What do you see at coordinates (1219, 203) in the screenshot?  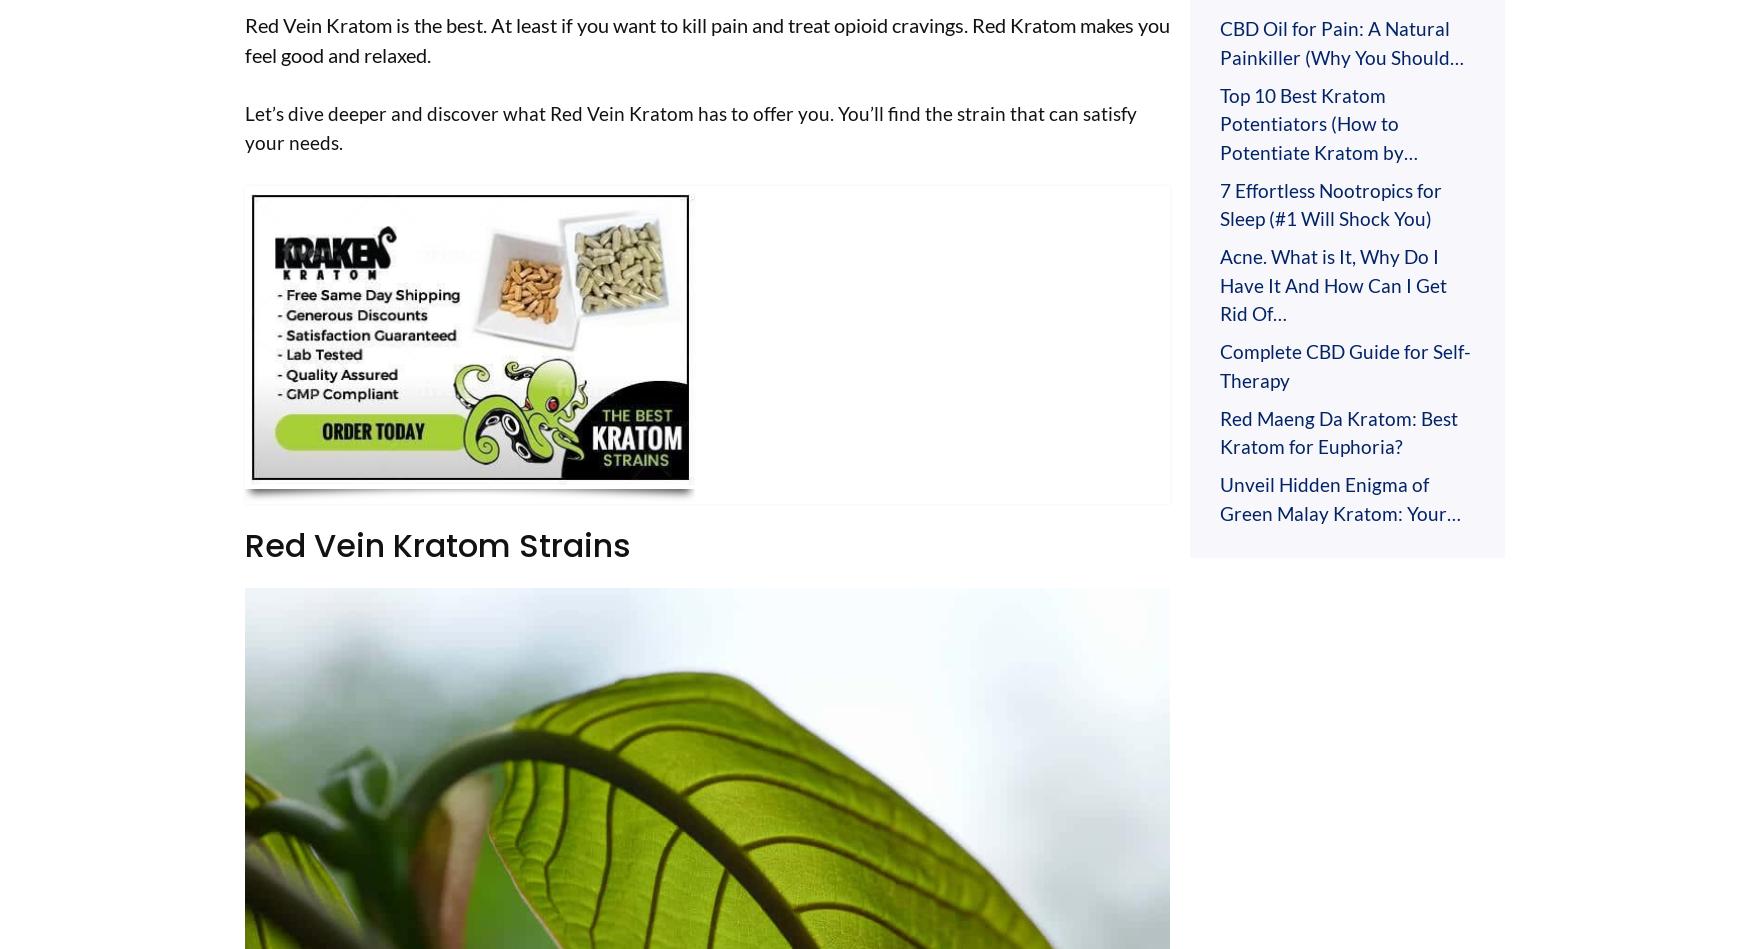 I see `'7 Effortless Nootropics for Sleep (#1 Will Shock You)'` at bounding box center [1219, 203].